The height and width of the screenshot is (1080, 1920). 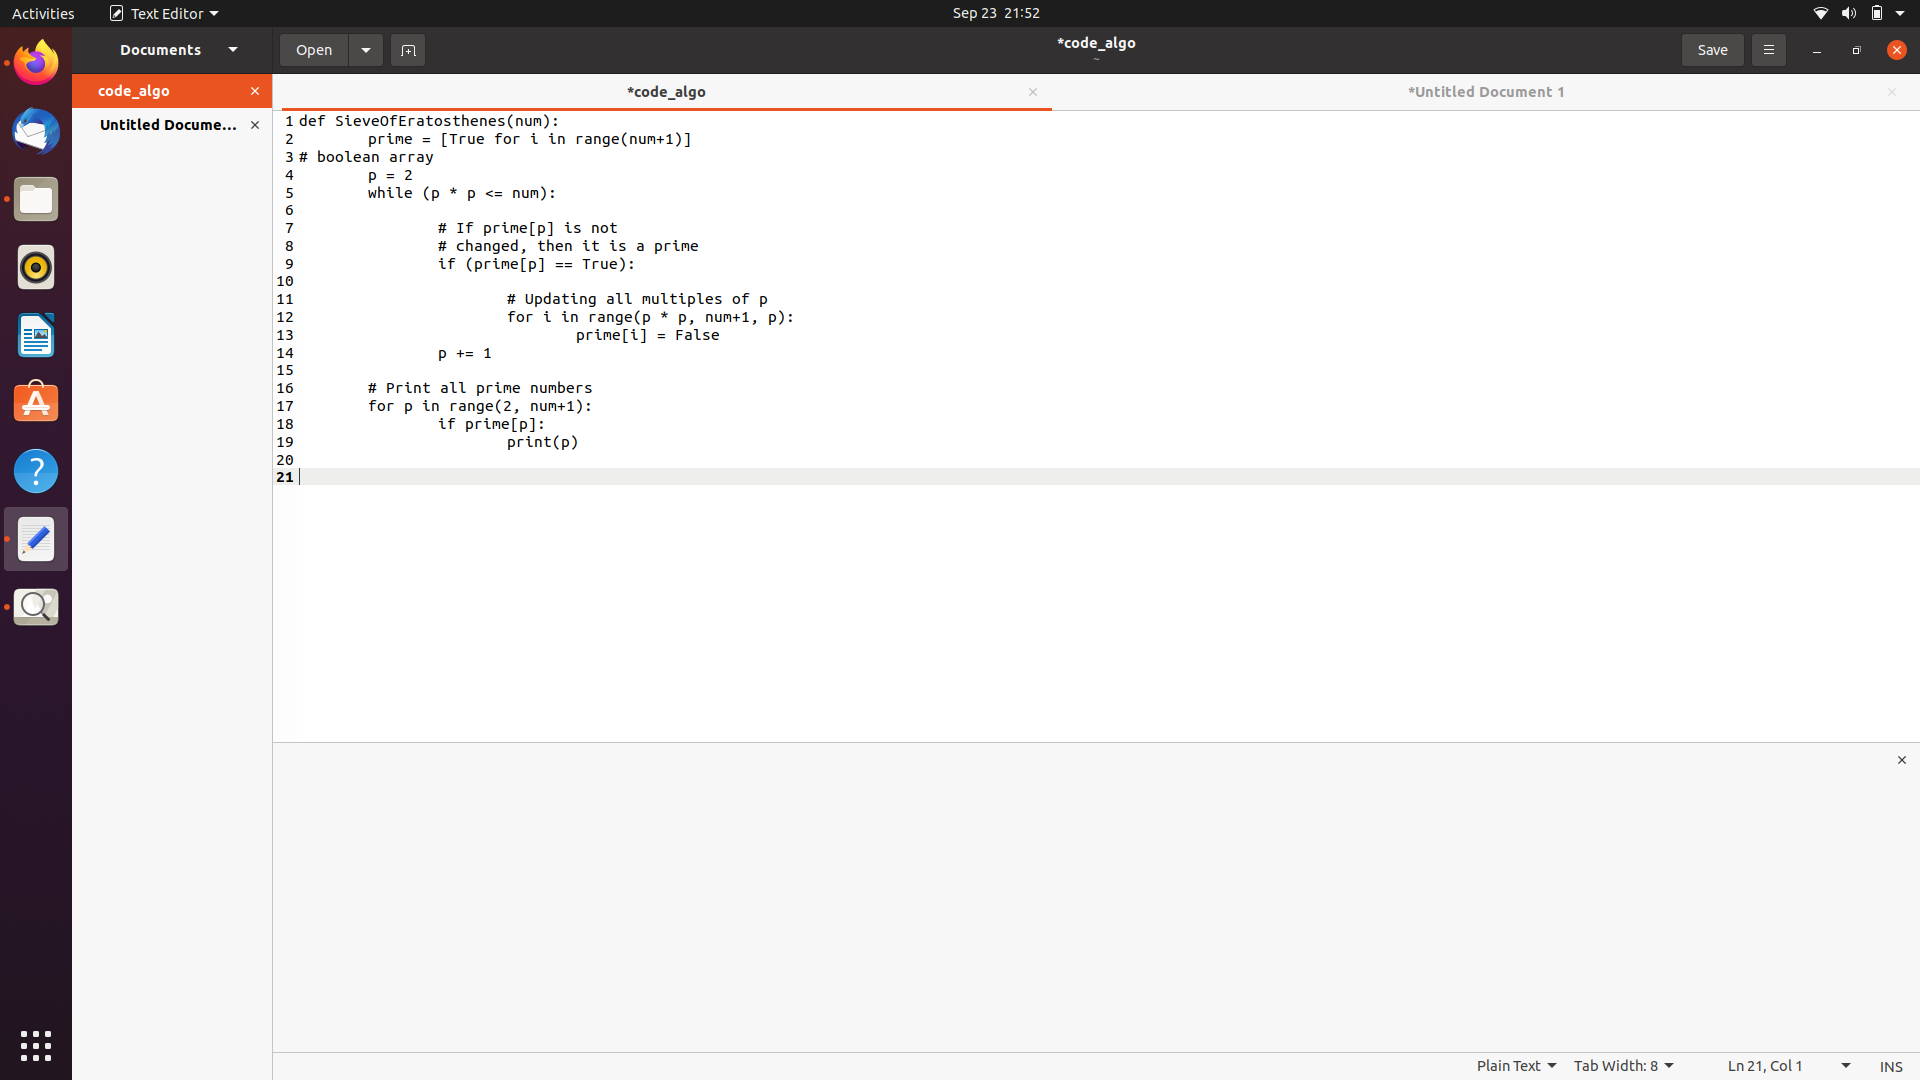 I want to click on a fresh tab, so click(x=406, y=48).